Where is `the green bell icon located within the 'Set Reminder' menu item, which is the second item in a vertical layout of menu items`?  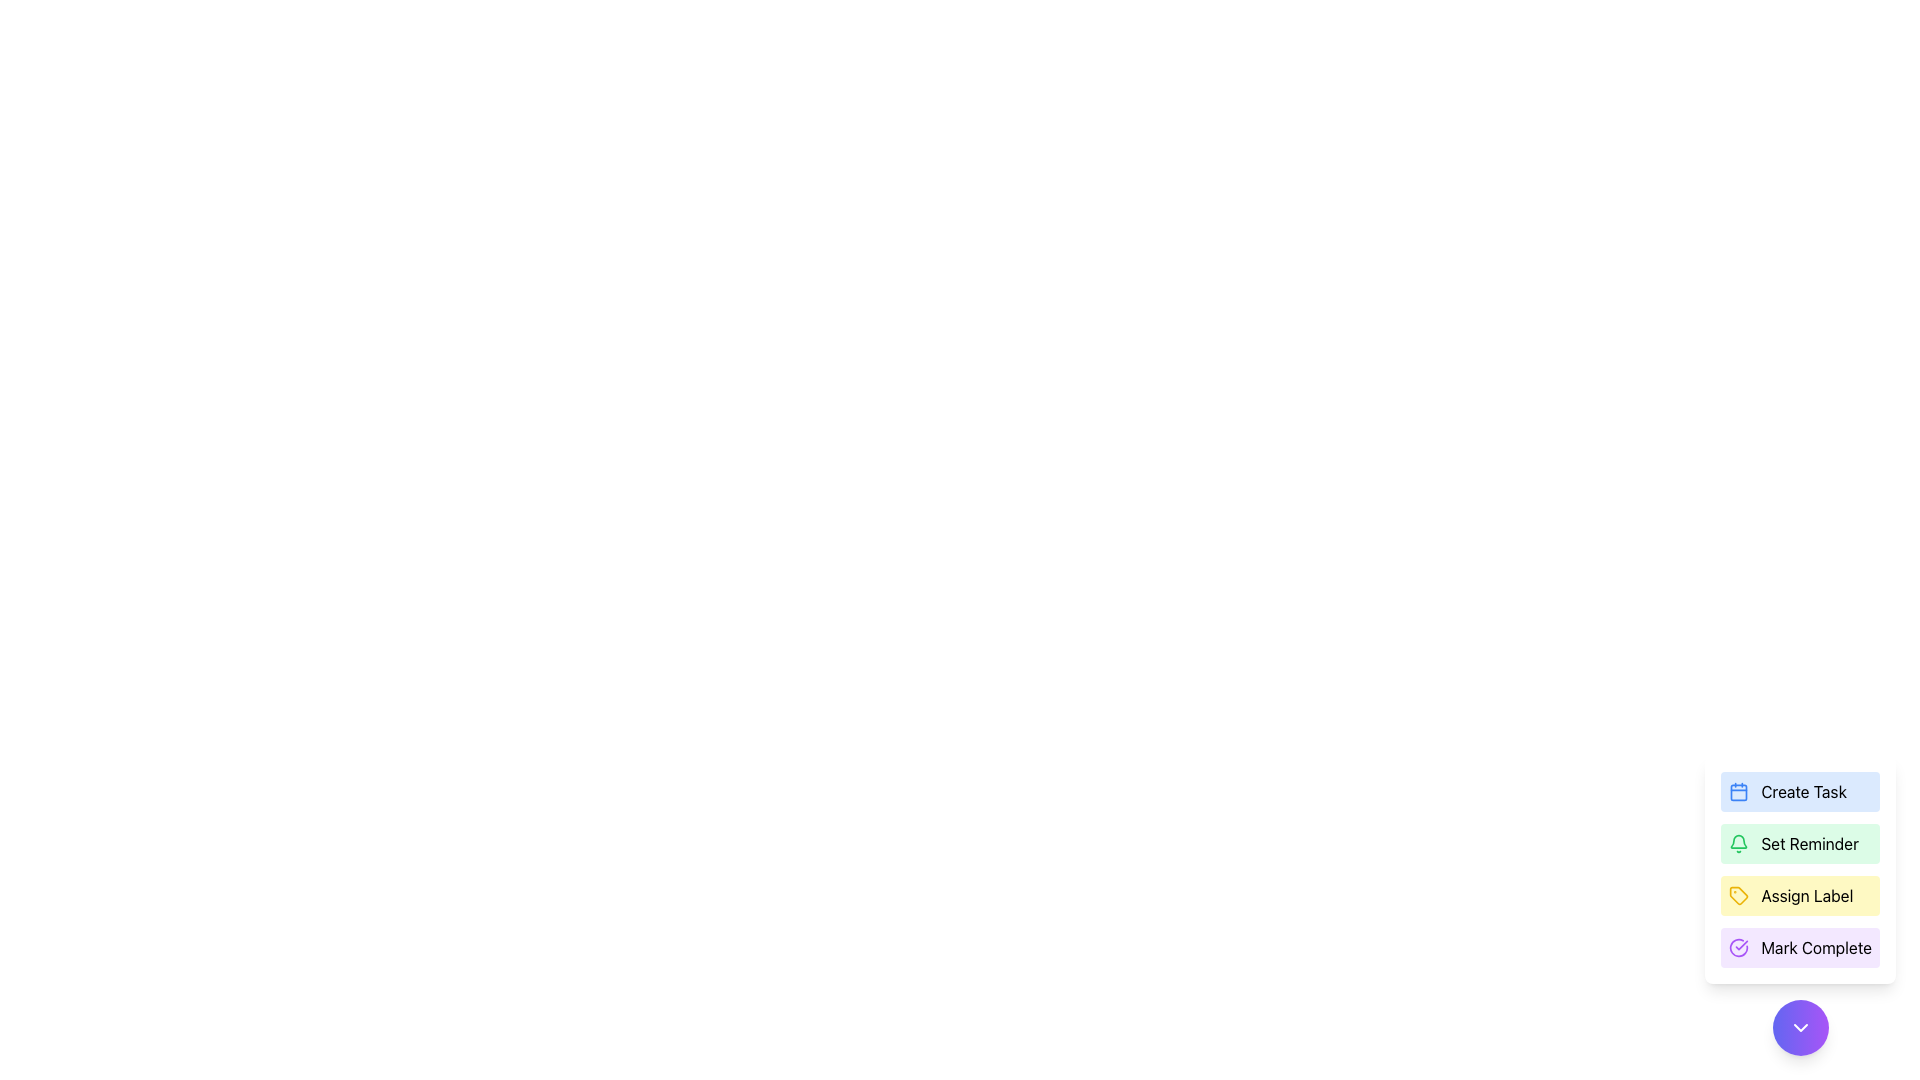
the green bell icon located within the 'Set Reminder' menu item, which is the second item in a vertical layout of menu items is located at coordinates (1738, 844).